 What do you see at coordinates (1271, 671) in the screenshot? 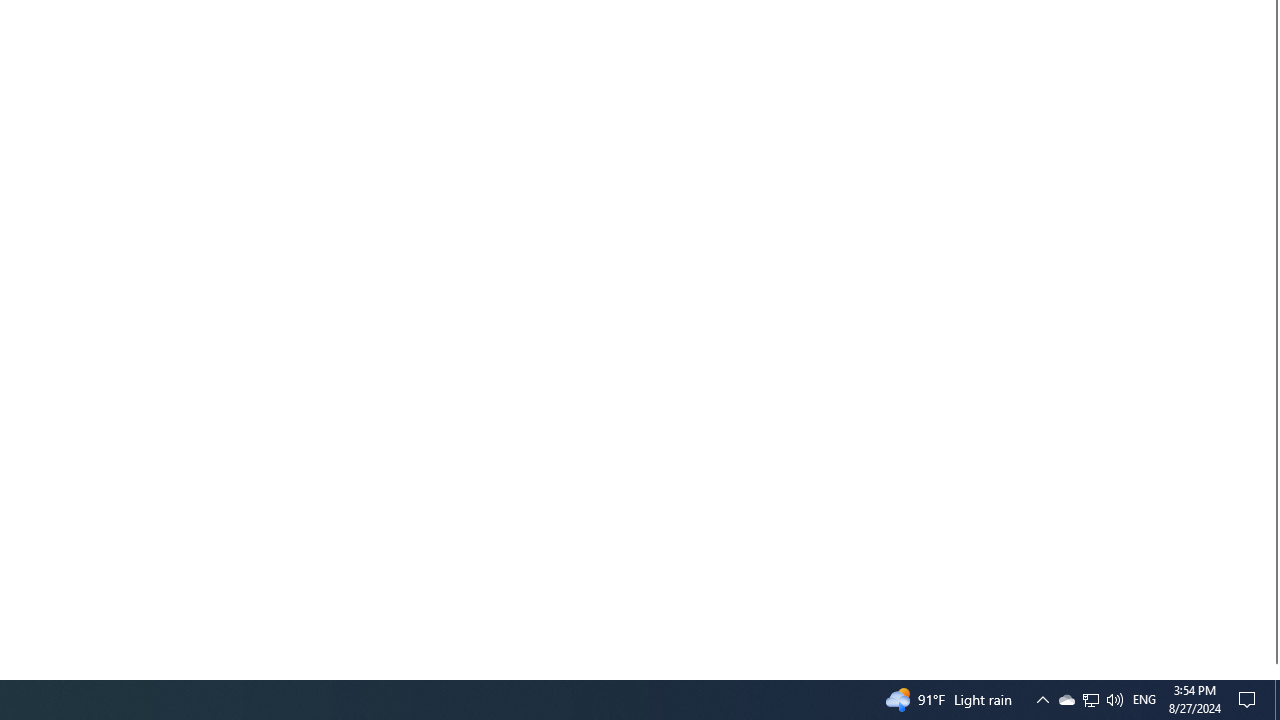
I see `'Vertical Small Increase'` at bounding box center [1271, 671].